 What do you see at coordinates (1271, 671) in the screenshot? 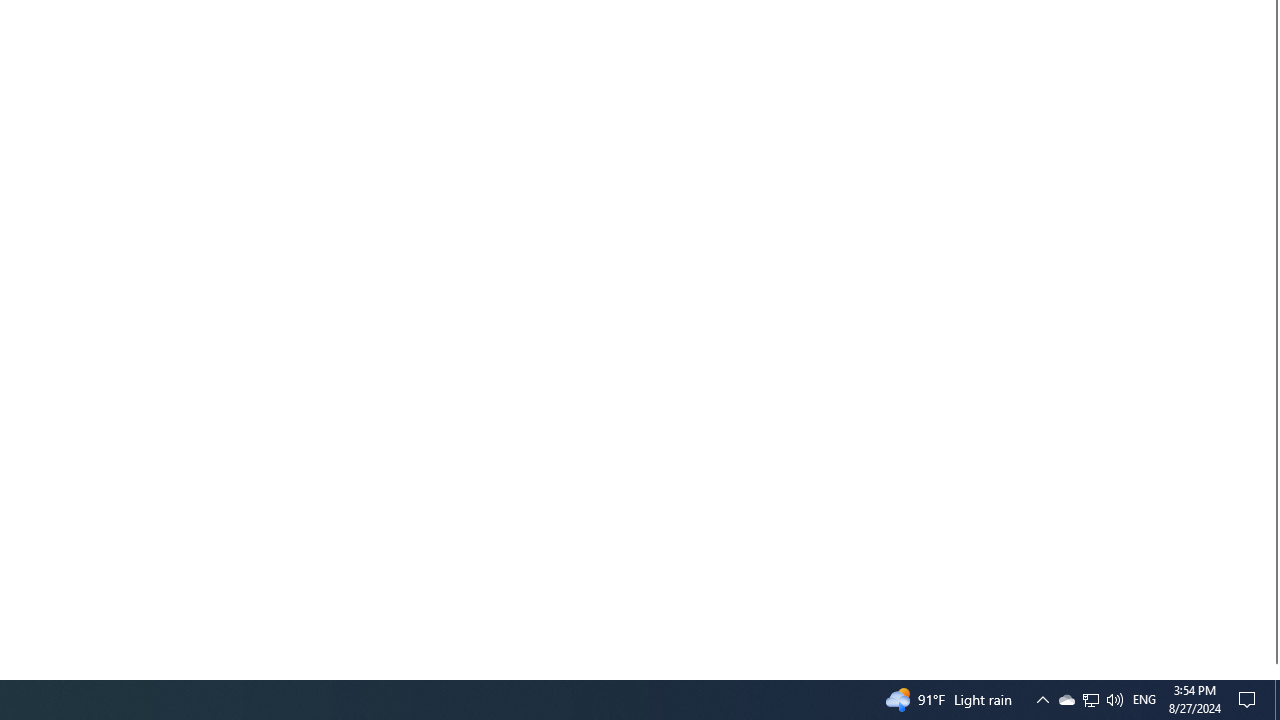
I see `'Vertical Small Increase'` at bounding box center [1271, 671].